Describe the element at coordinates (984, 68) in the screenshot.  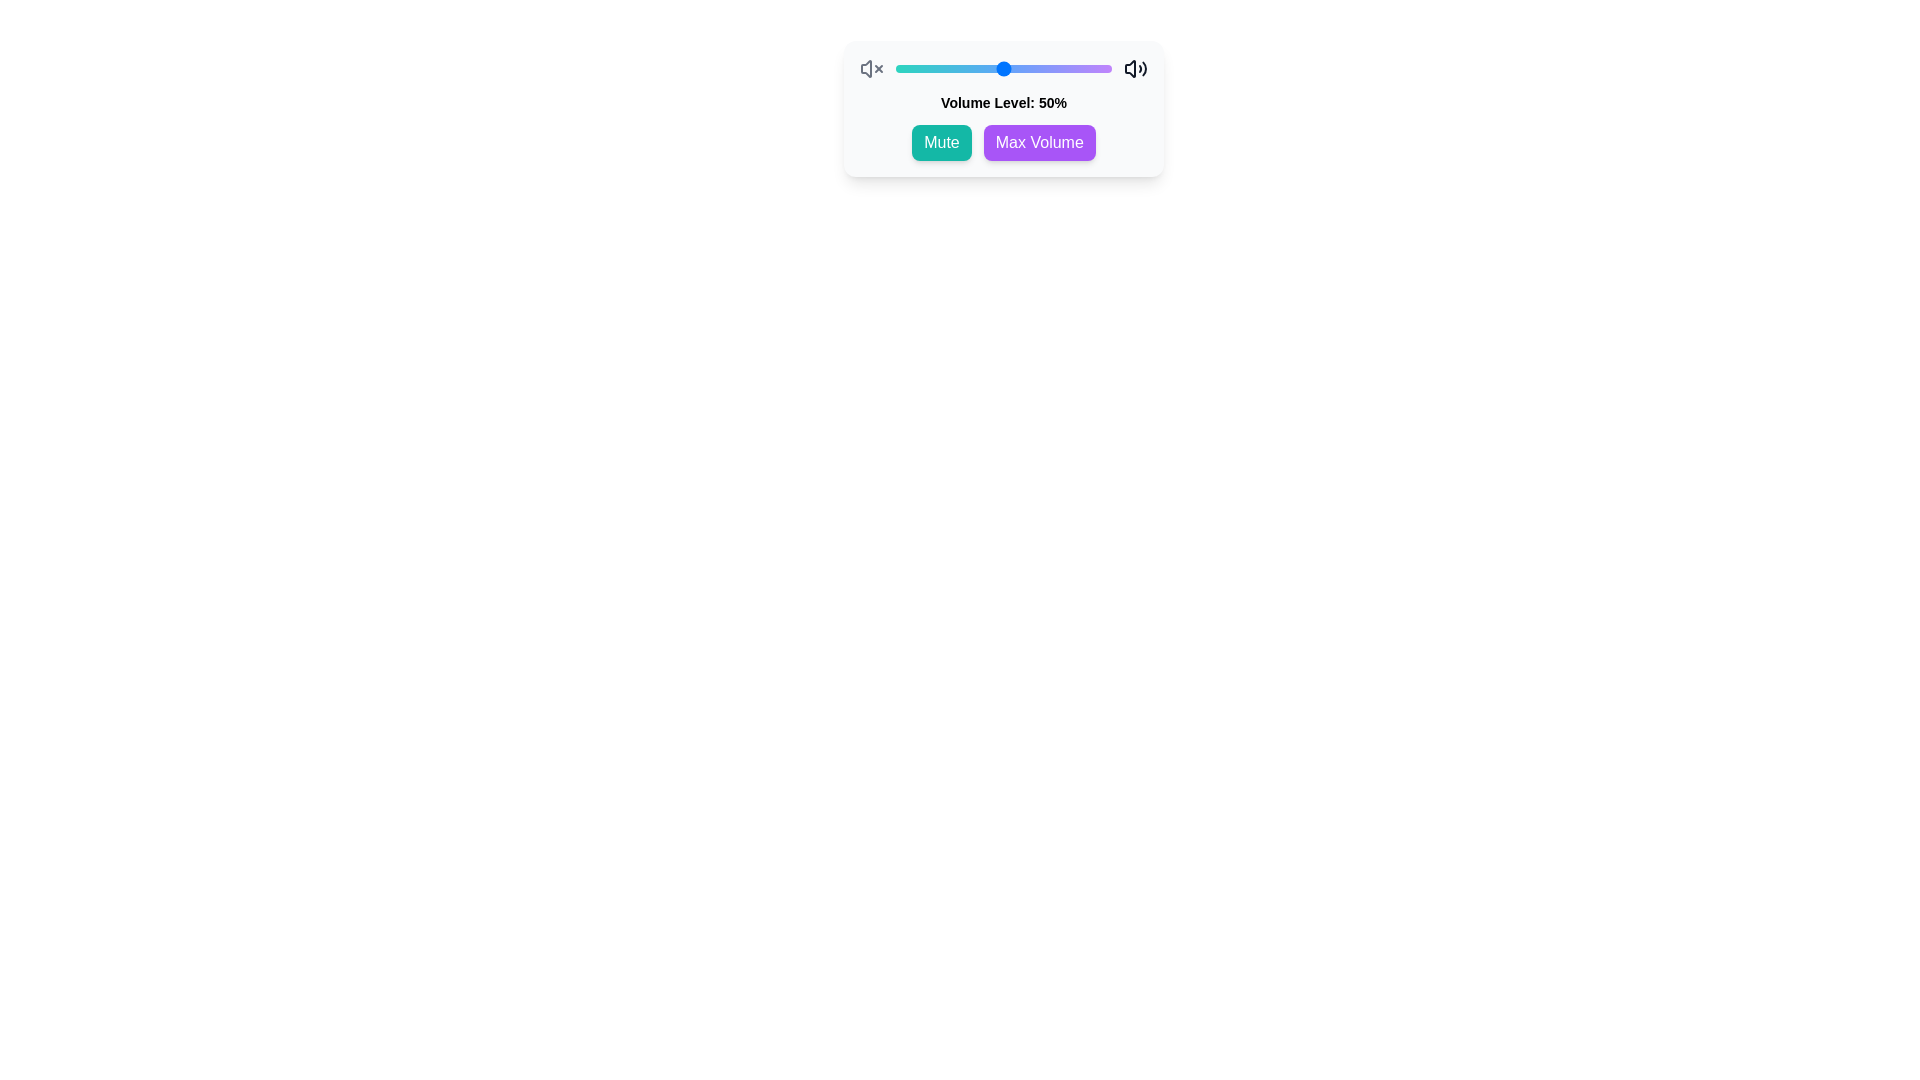
I see `the volume slider to set the volume level to 41%` at that location.